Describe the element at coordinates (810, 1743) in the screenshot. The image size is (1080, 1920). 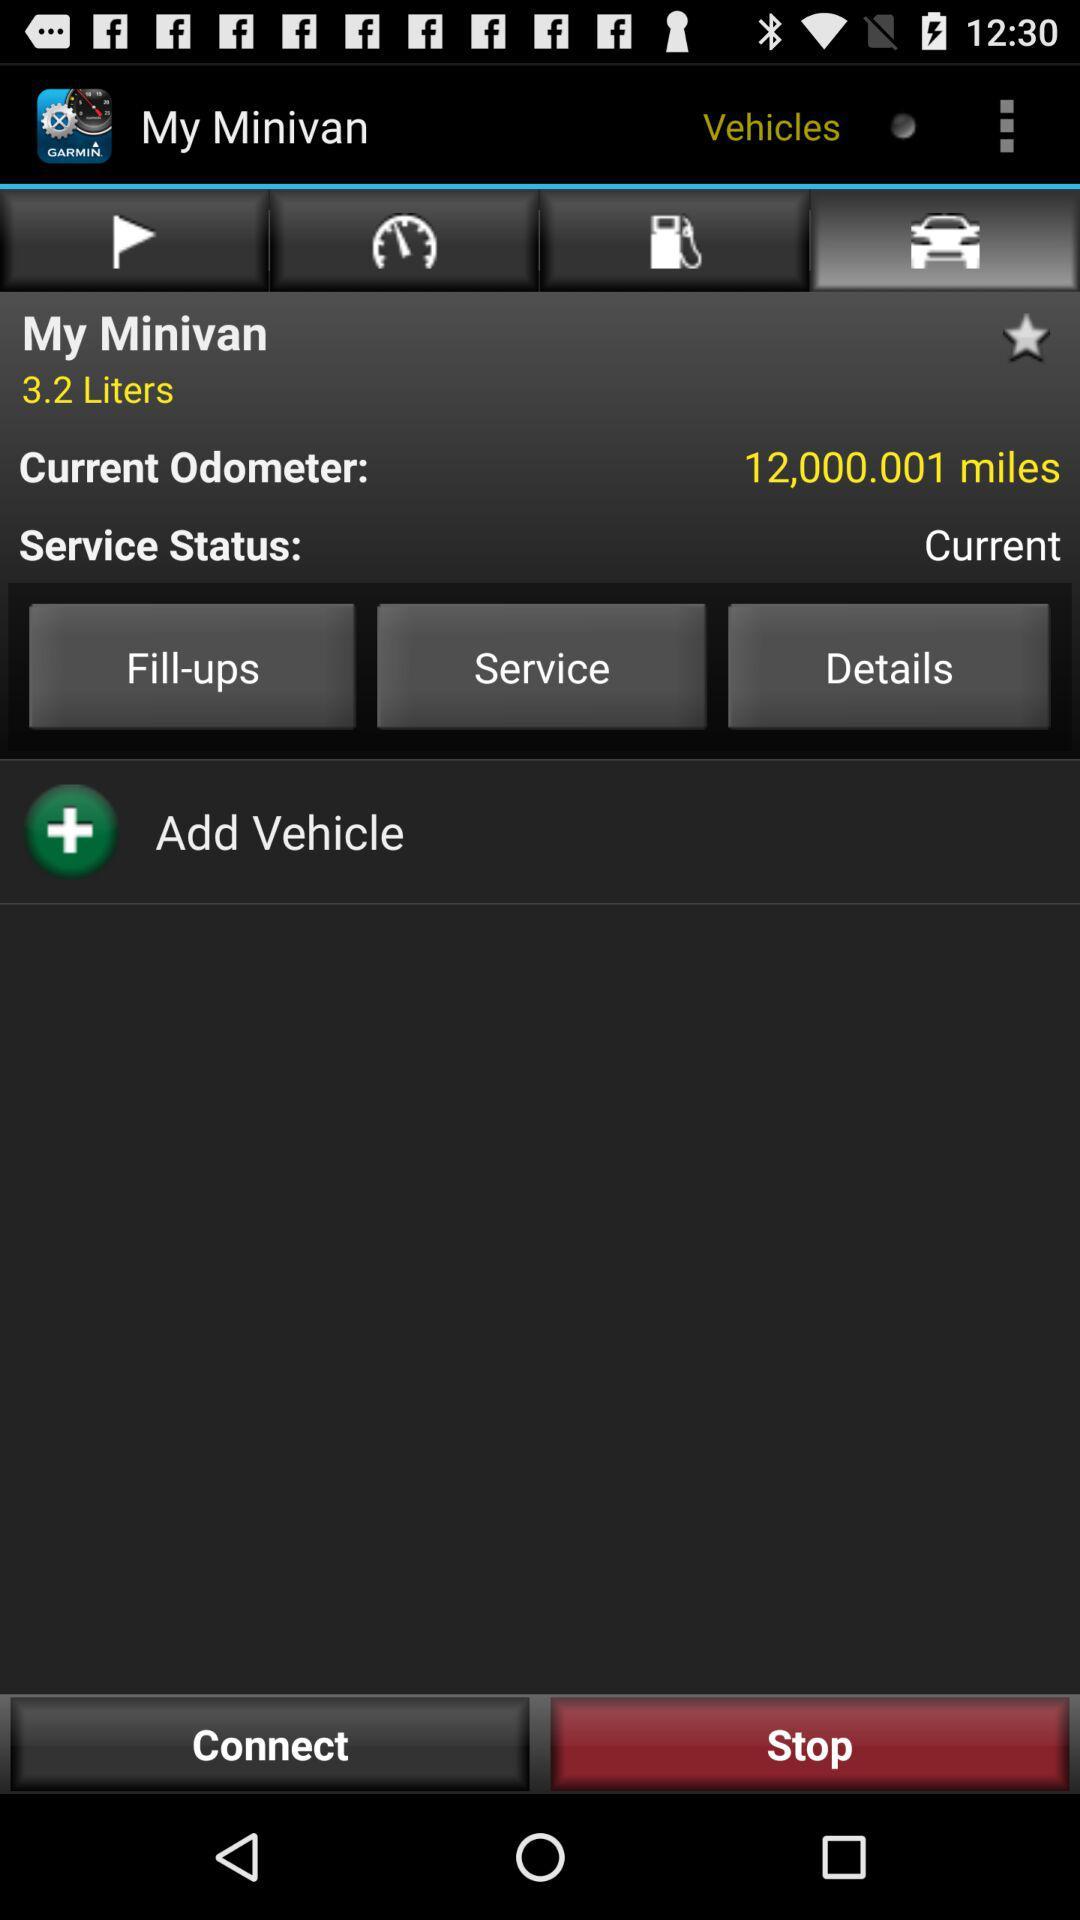
I see `the stop item` at that location.